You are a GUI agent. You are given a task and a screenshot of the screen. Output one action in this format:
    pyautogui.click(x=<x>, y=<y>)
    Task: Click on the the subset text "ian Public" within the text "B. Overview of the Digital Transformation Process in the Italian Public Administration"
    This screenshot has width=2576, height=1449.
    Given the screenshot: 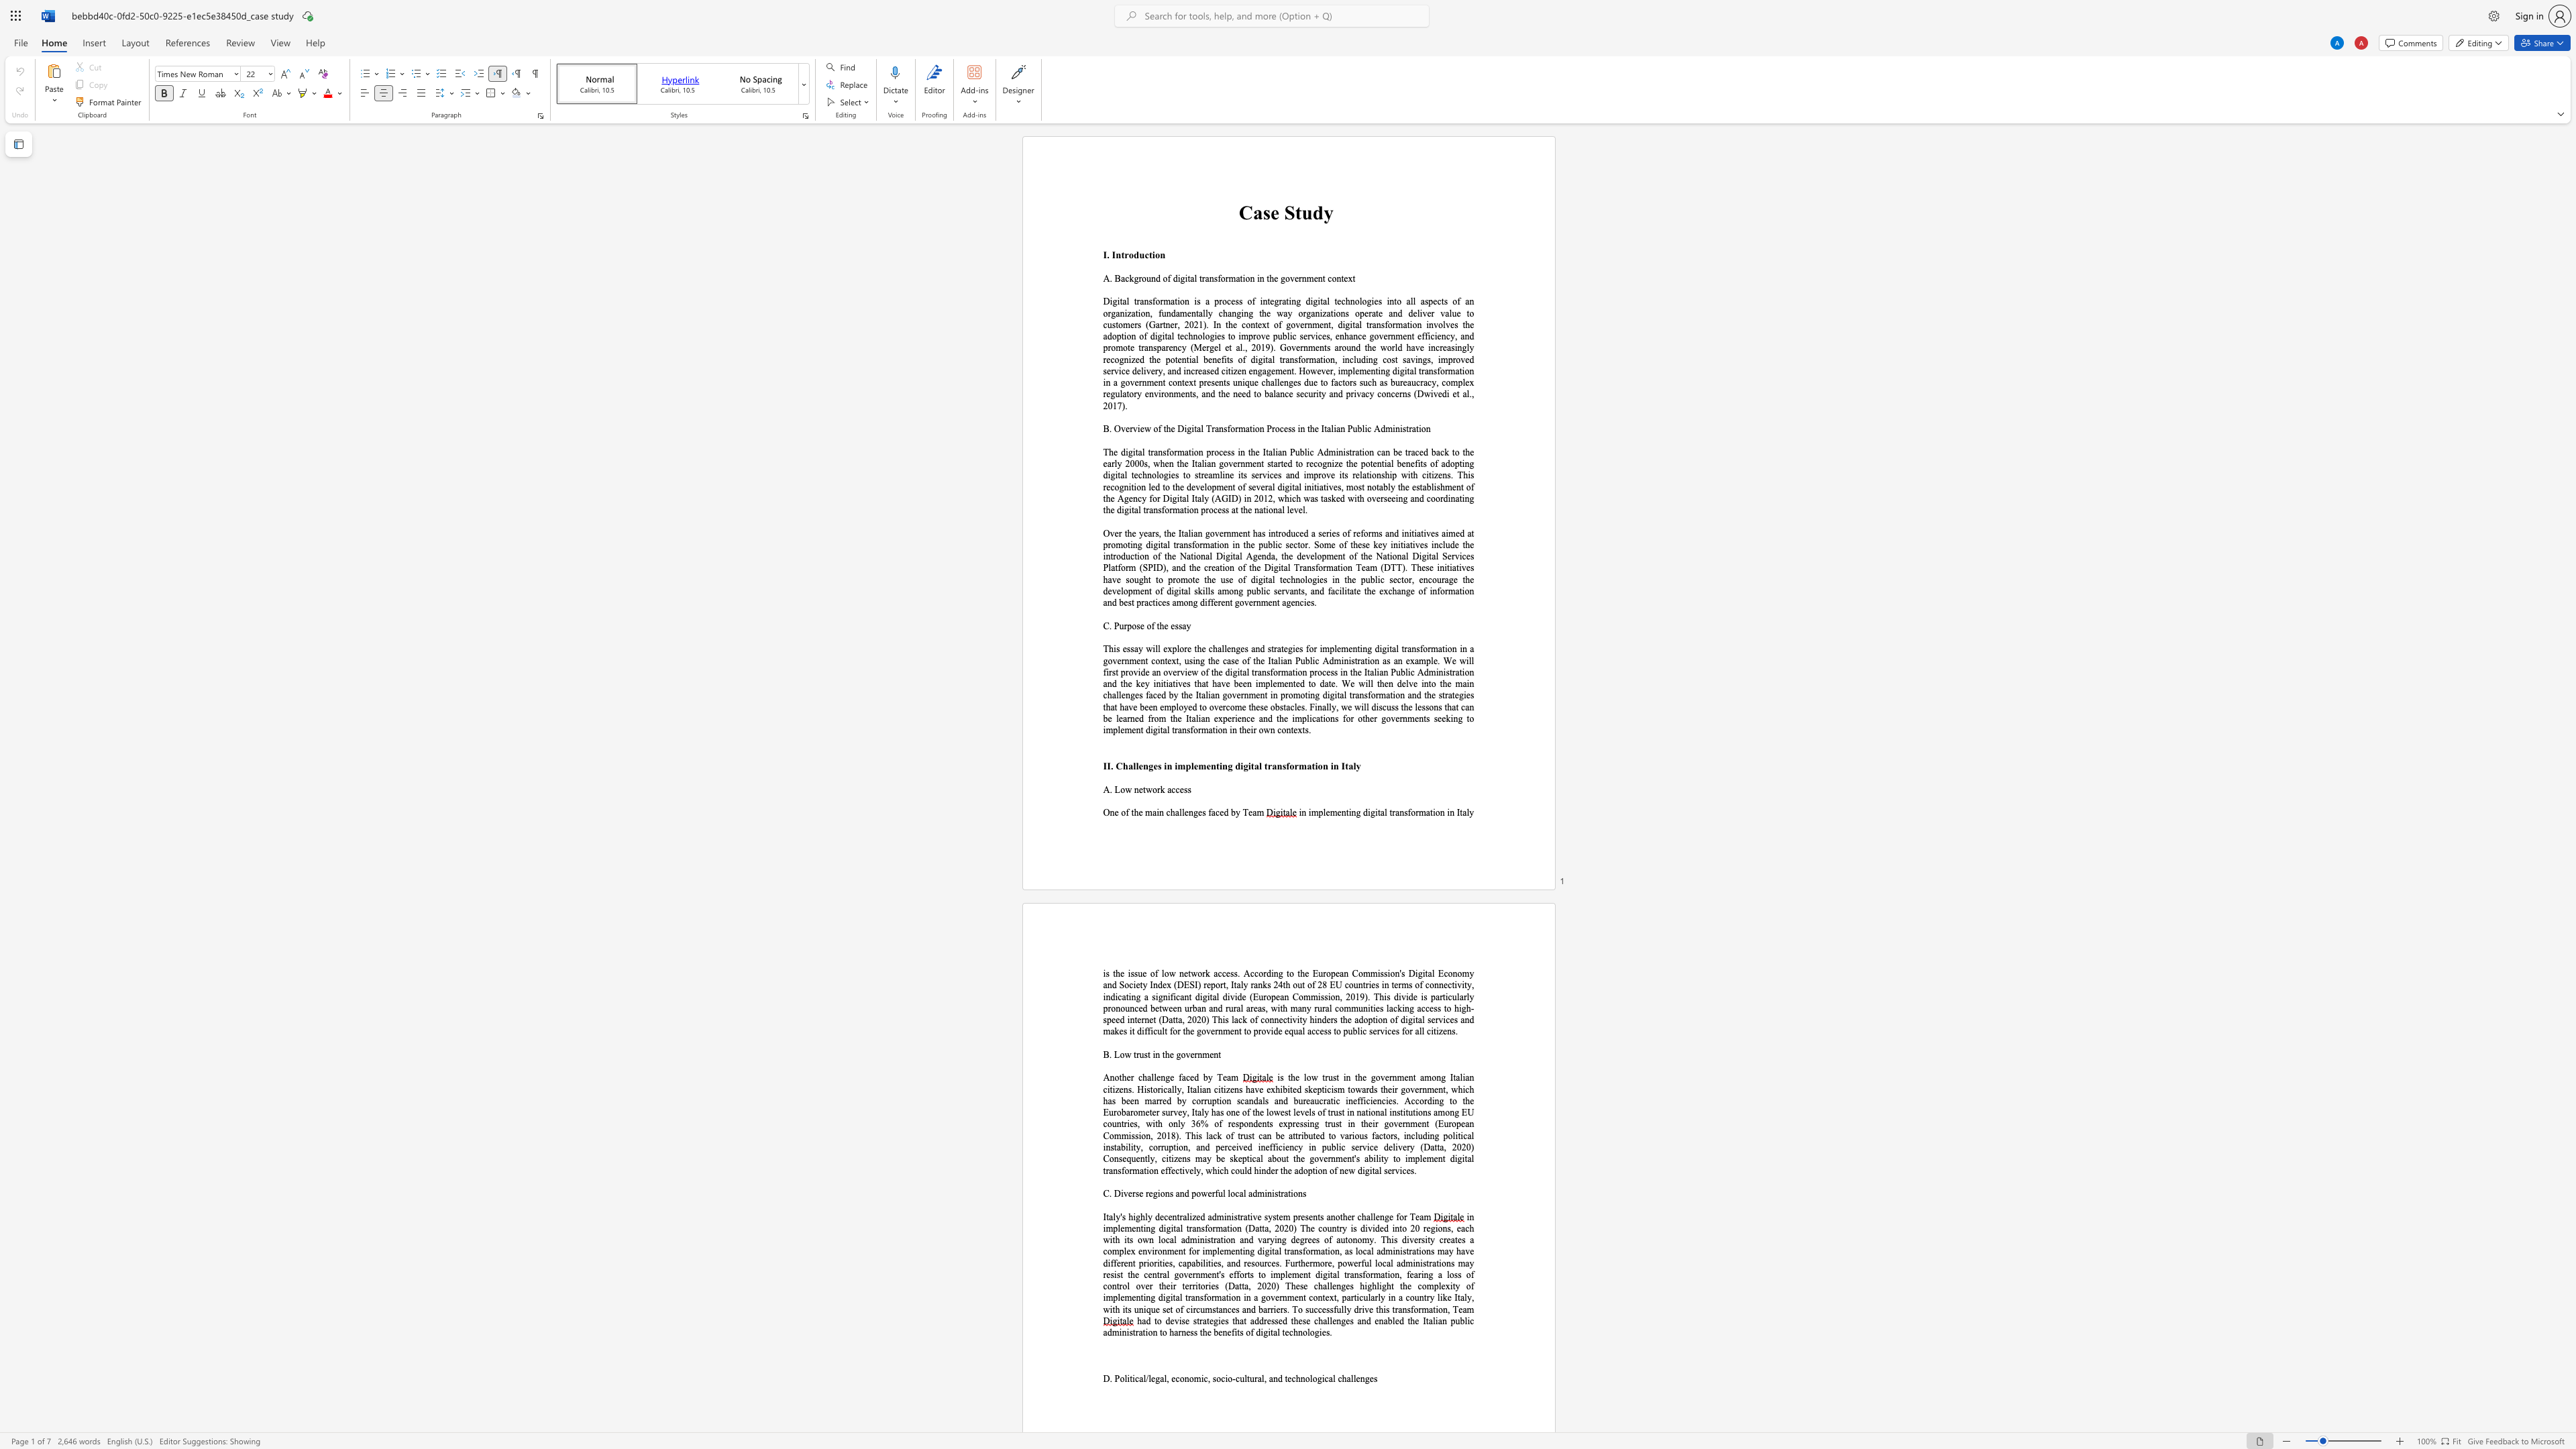 What is the action you would take?
    pyautogui.click(x=1334, y=427)
    